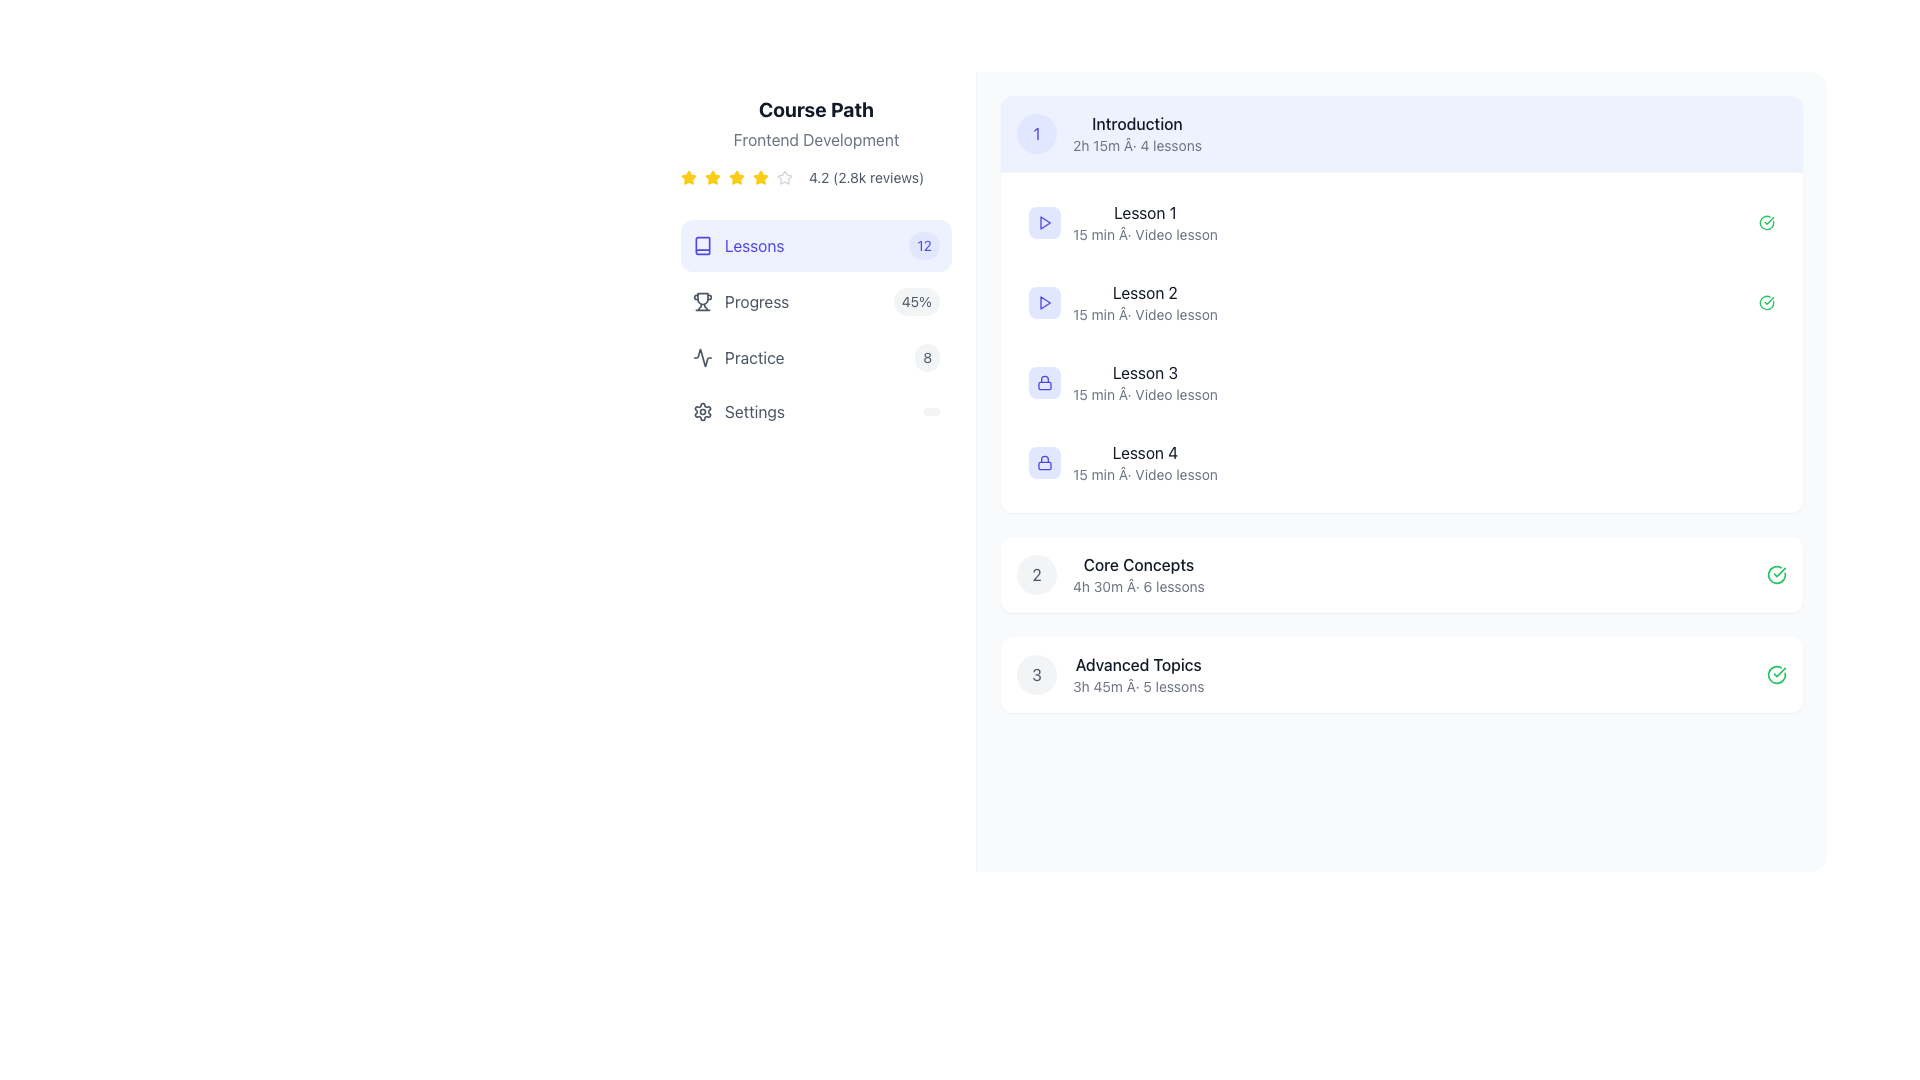 The height and width of the screenshot is (1080, 1920). What do you see at coordinates (760, 176) in the screenshot?
I see `the fifth filled star icon in the rating system, which indicates a rating level of 4.2, as part of the visual layout above the text '4.2 (2.8k reviews)'` at bounding box center [760, 176].